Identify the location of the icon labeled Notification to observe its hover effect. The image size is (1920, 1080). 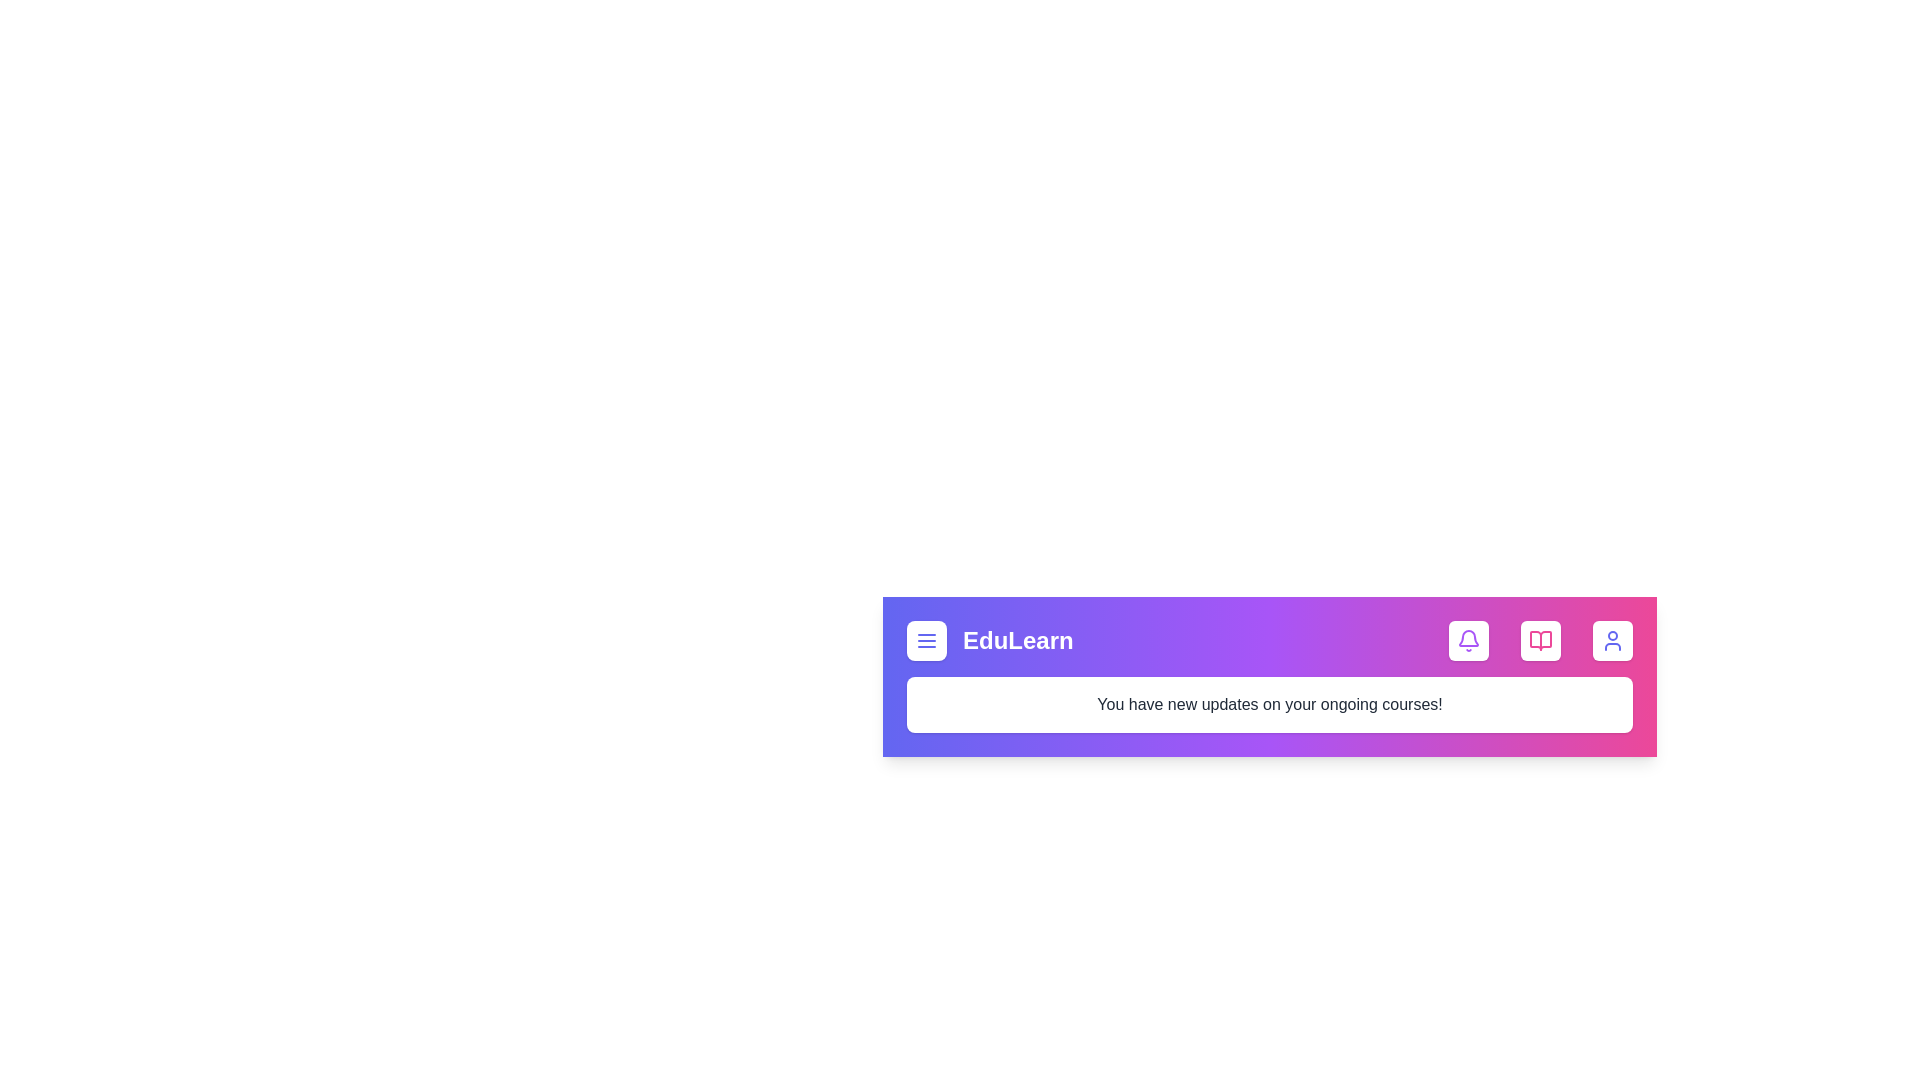
(1468, 640).